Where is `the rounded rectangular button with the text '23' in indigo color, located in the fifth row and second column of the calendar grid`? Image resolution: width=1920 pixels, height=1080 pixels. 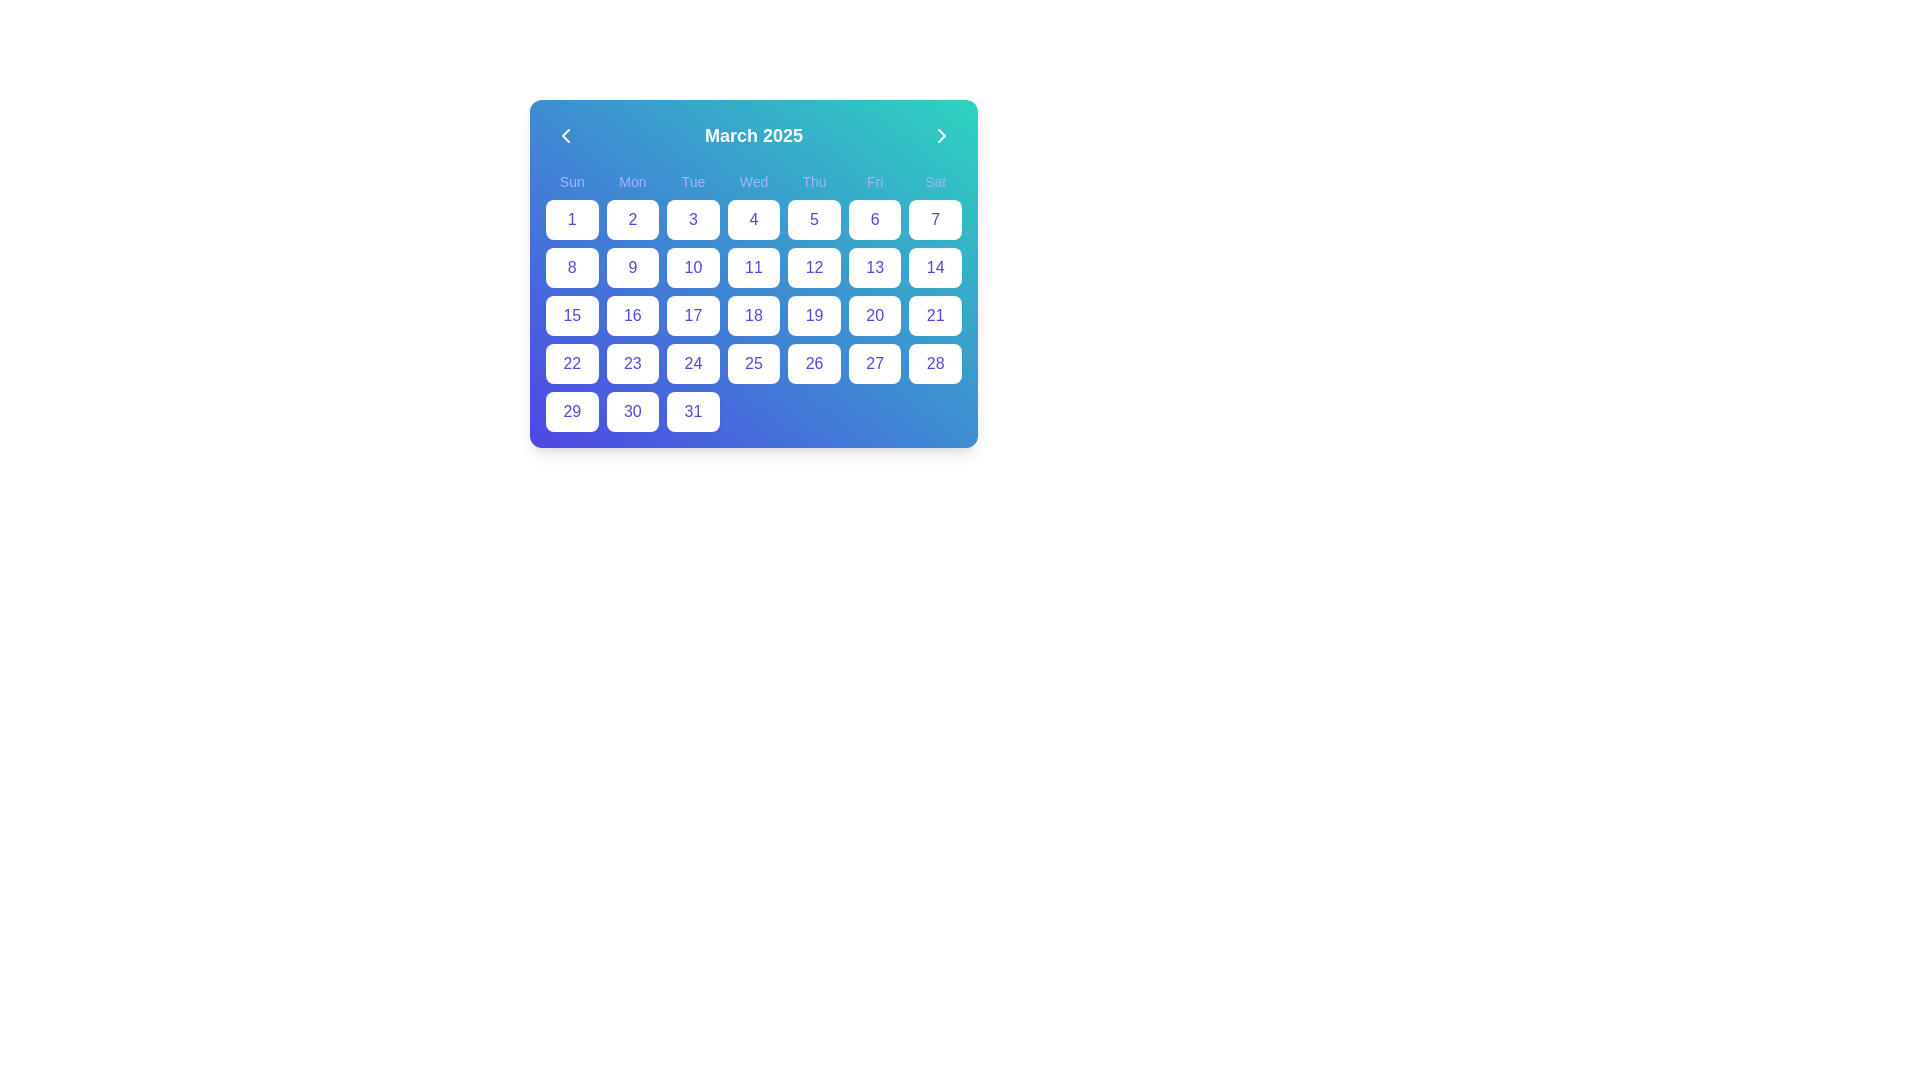 the rounded rectangular button with the text '23' in indigo color, located in the fifth row and second column of the calendar grid is located at coordinates (631, 363).